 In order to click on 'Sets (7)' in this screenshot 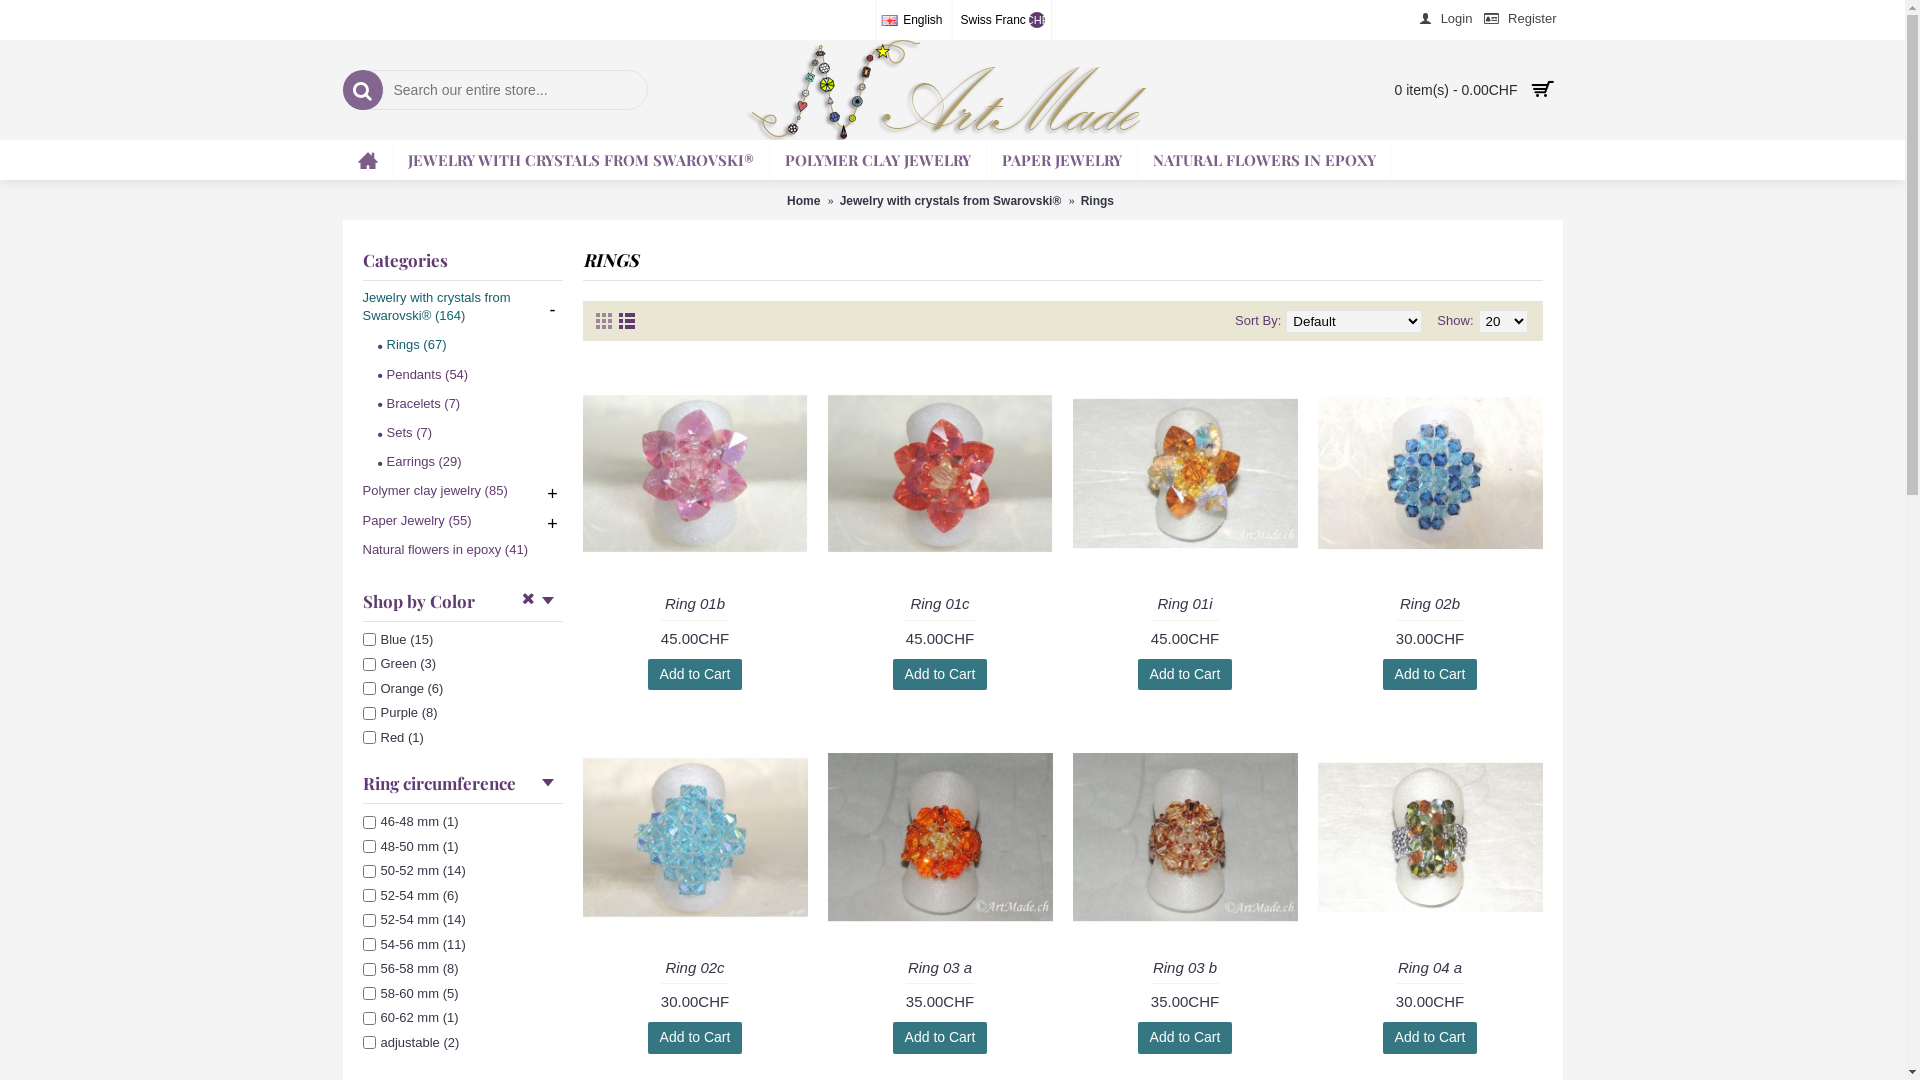, I will do `click(361, 429)`.